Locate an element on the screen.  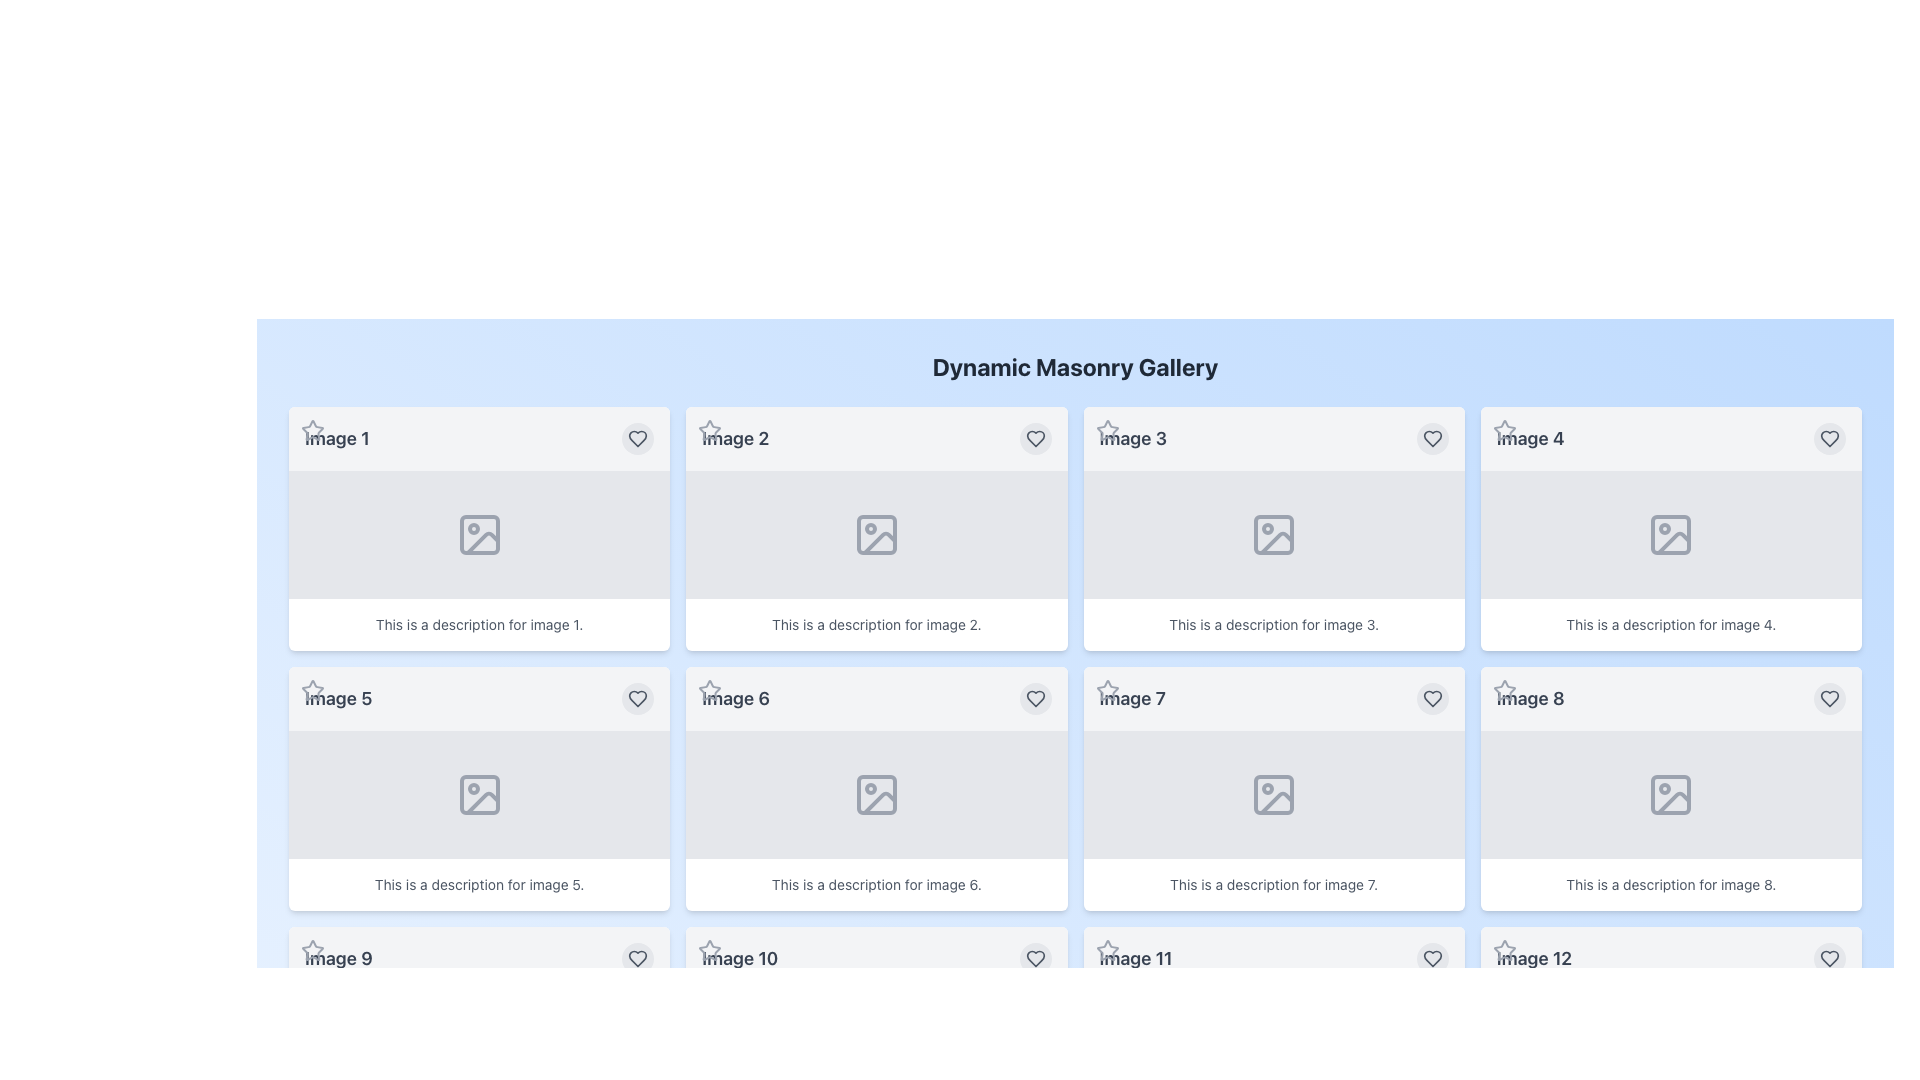
the star icon located in the top-left corner of the card labeled 'Image 4' to mark the item as a favorite is located at coordinates (1503, 428).